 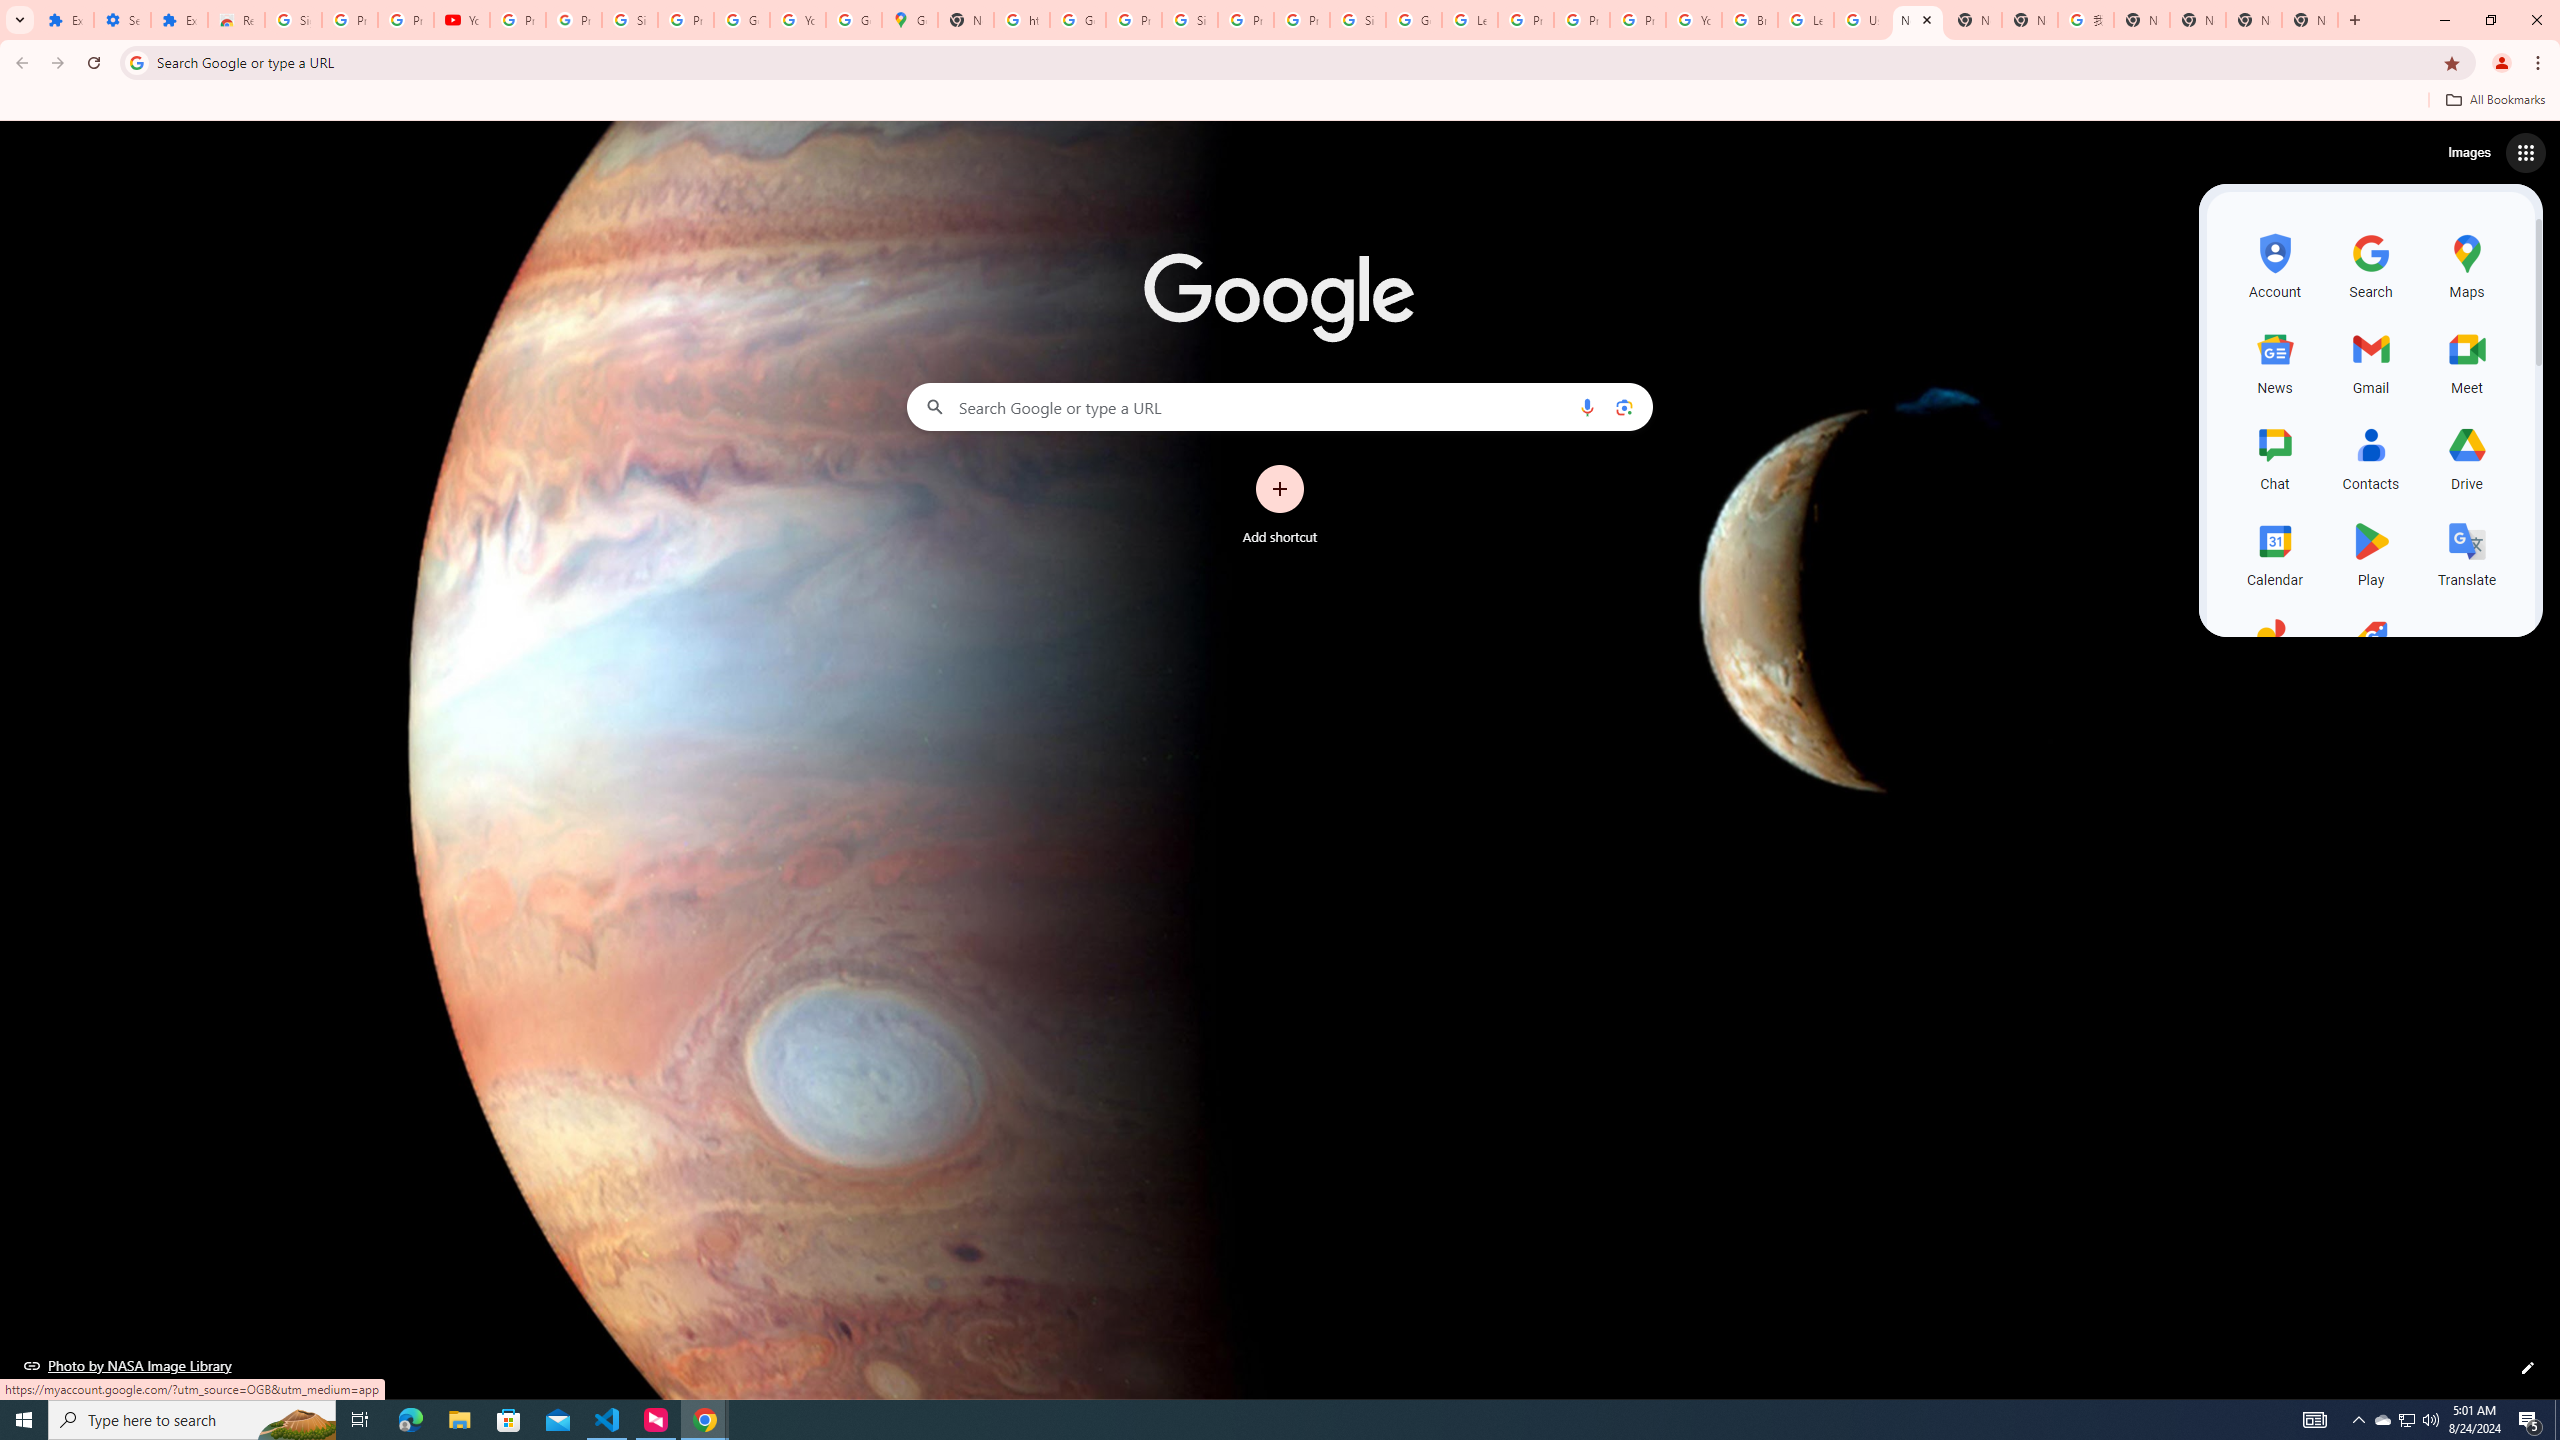 I want to click on 'Extensions', so click(x=65, y=19).